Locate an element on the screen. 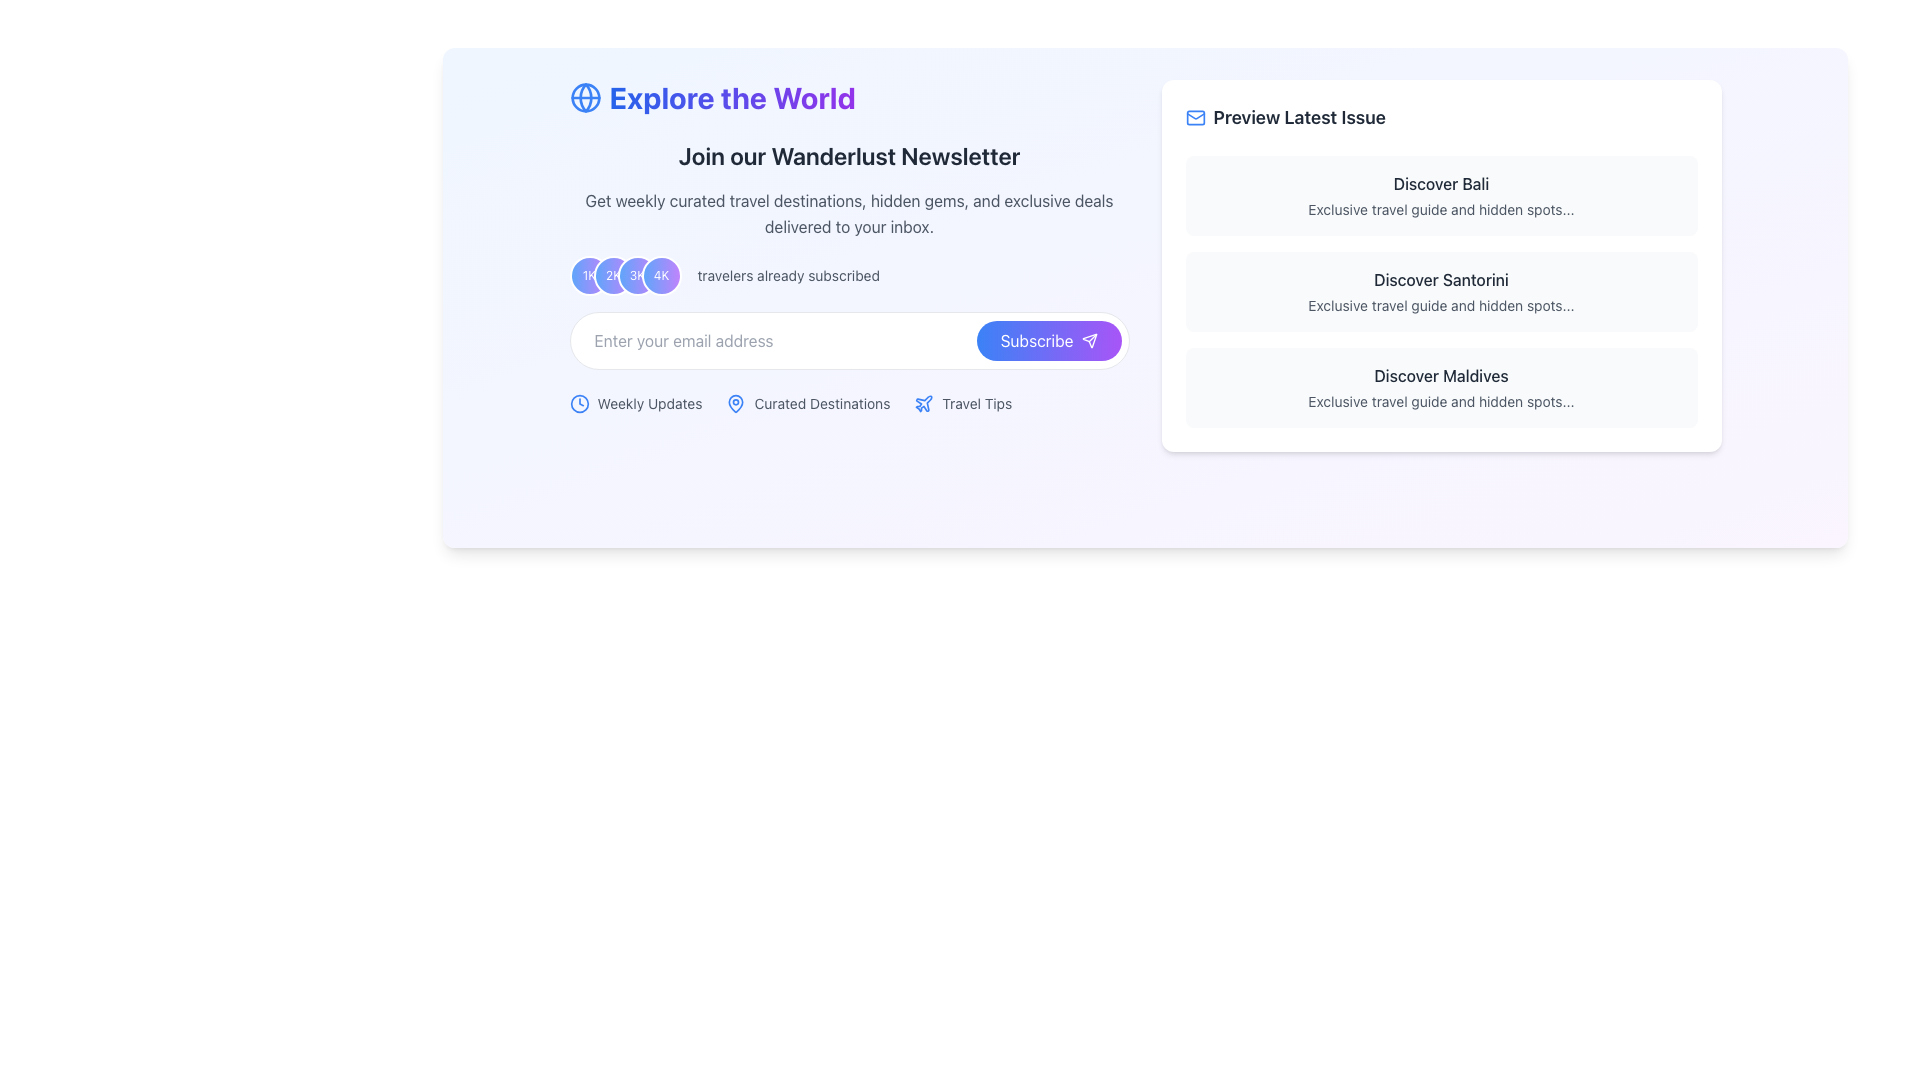  the second card titled 'Discover Santorini' in the right-hand section under 'Preview Latest Issue', which features a white background and rounded corners with a bold title and a gray description is located at coordinates (1441, 265).